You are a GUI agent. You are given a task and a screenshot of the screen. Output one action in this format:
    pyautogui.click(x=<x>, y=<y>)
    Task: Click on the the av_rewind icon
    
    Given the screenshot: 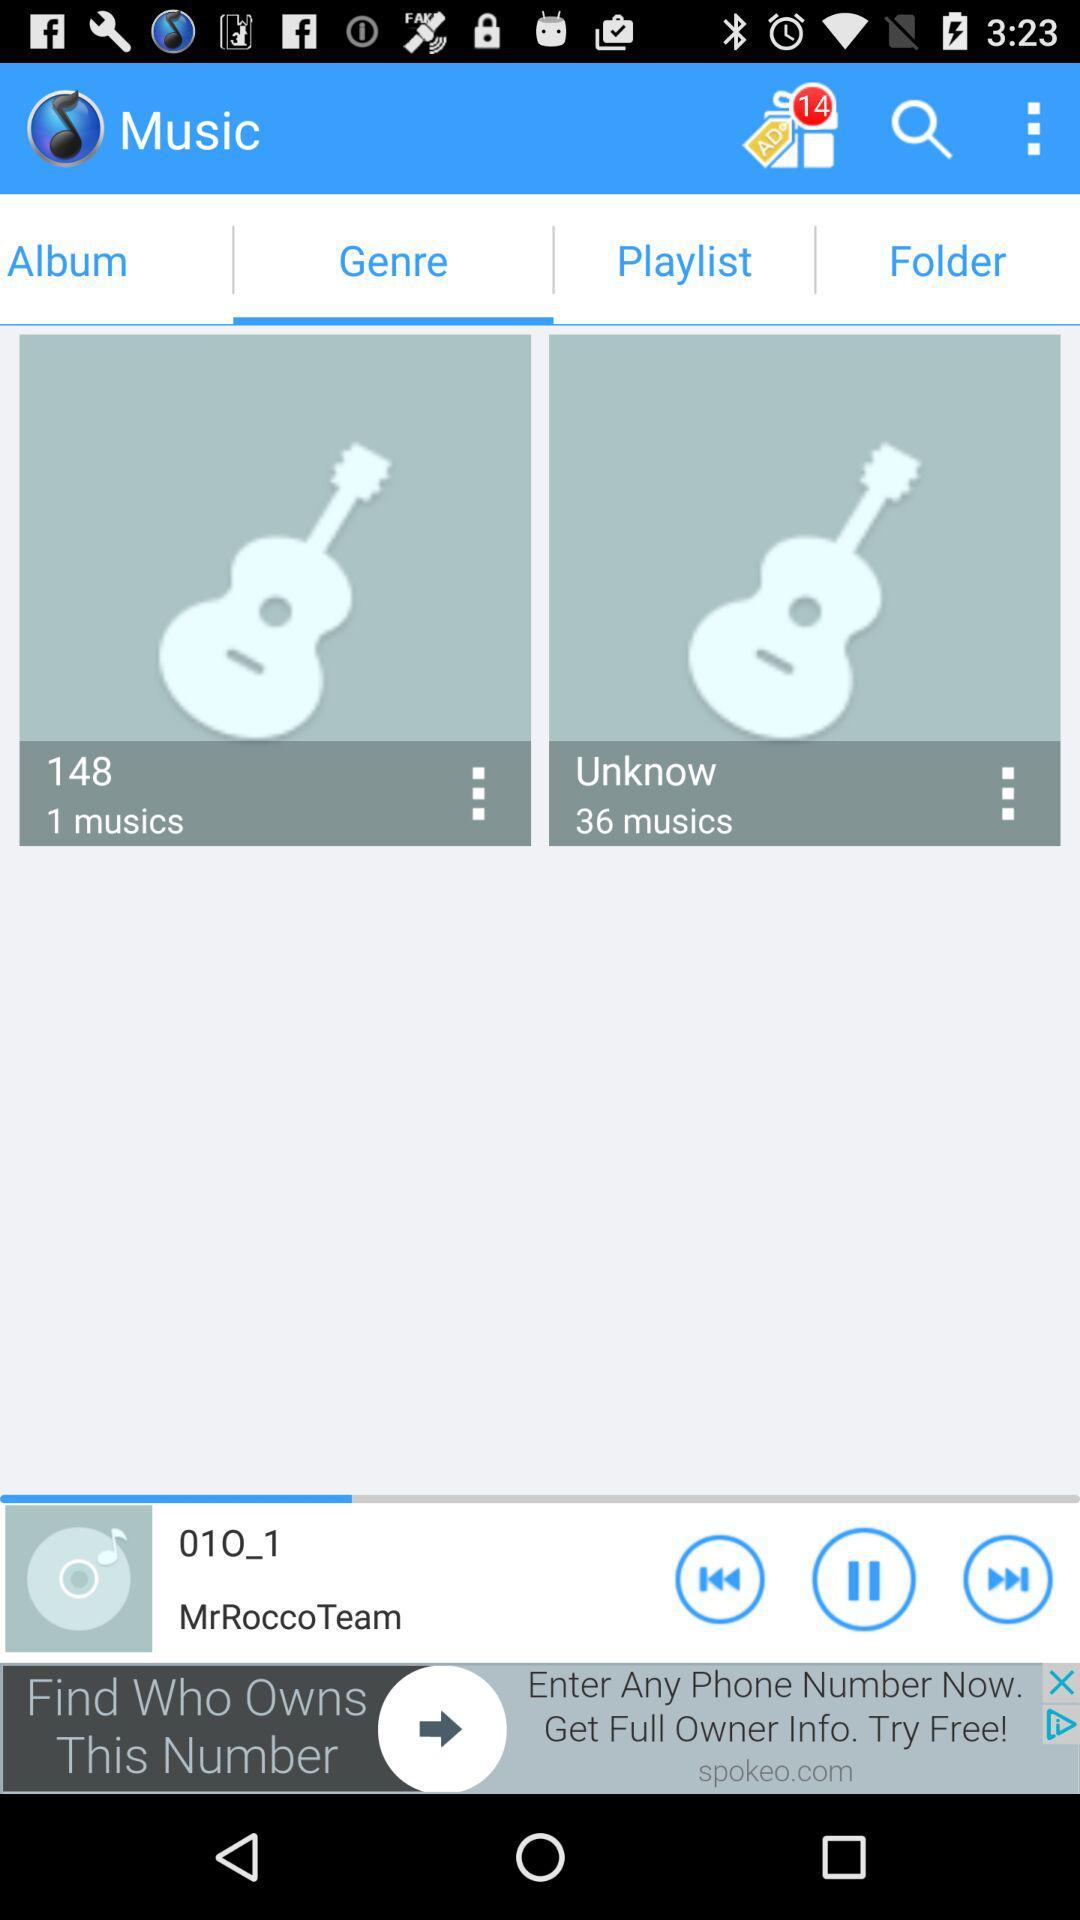 What is the action you would take?
    pyautogui.click(x=720, y=1688)
    